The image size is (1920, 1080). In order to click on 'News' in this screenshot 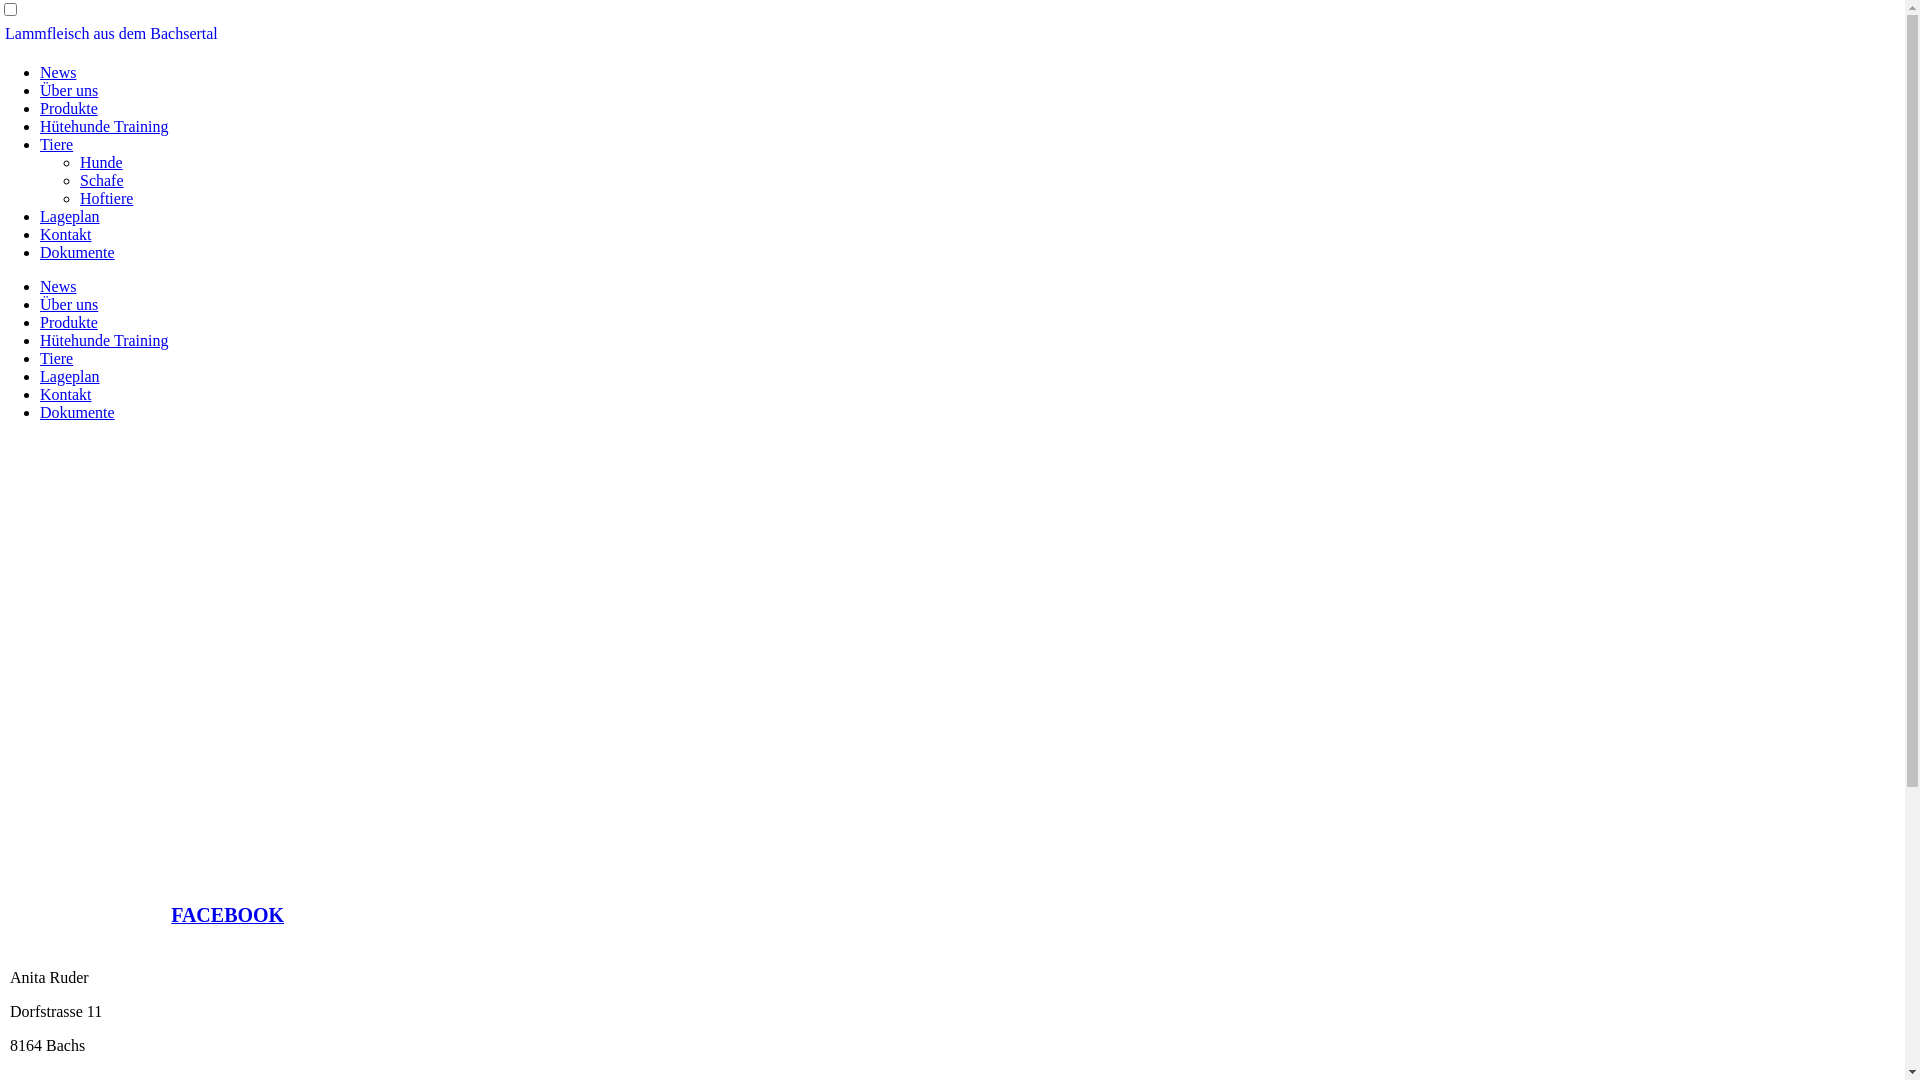, I will do `click(39, 286)`.